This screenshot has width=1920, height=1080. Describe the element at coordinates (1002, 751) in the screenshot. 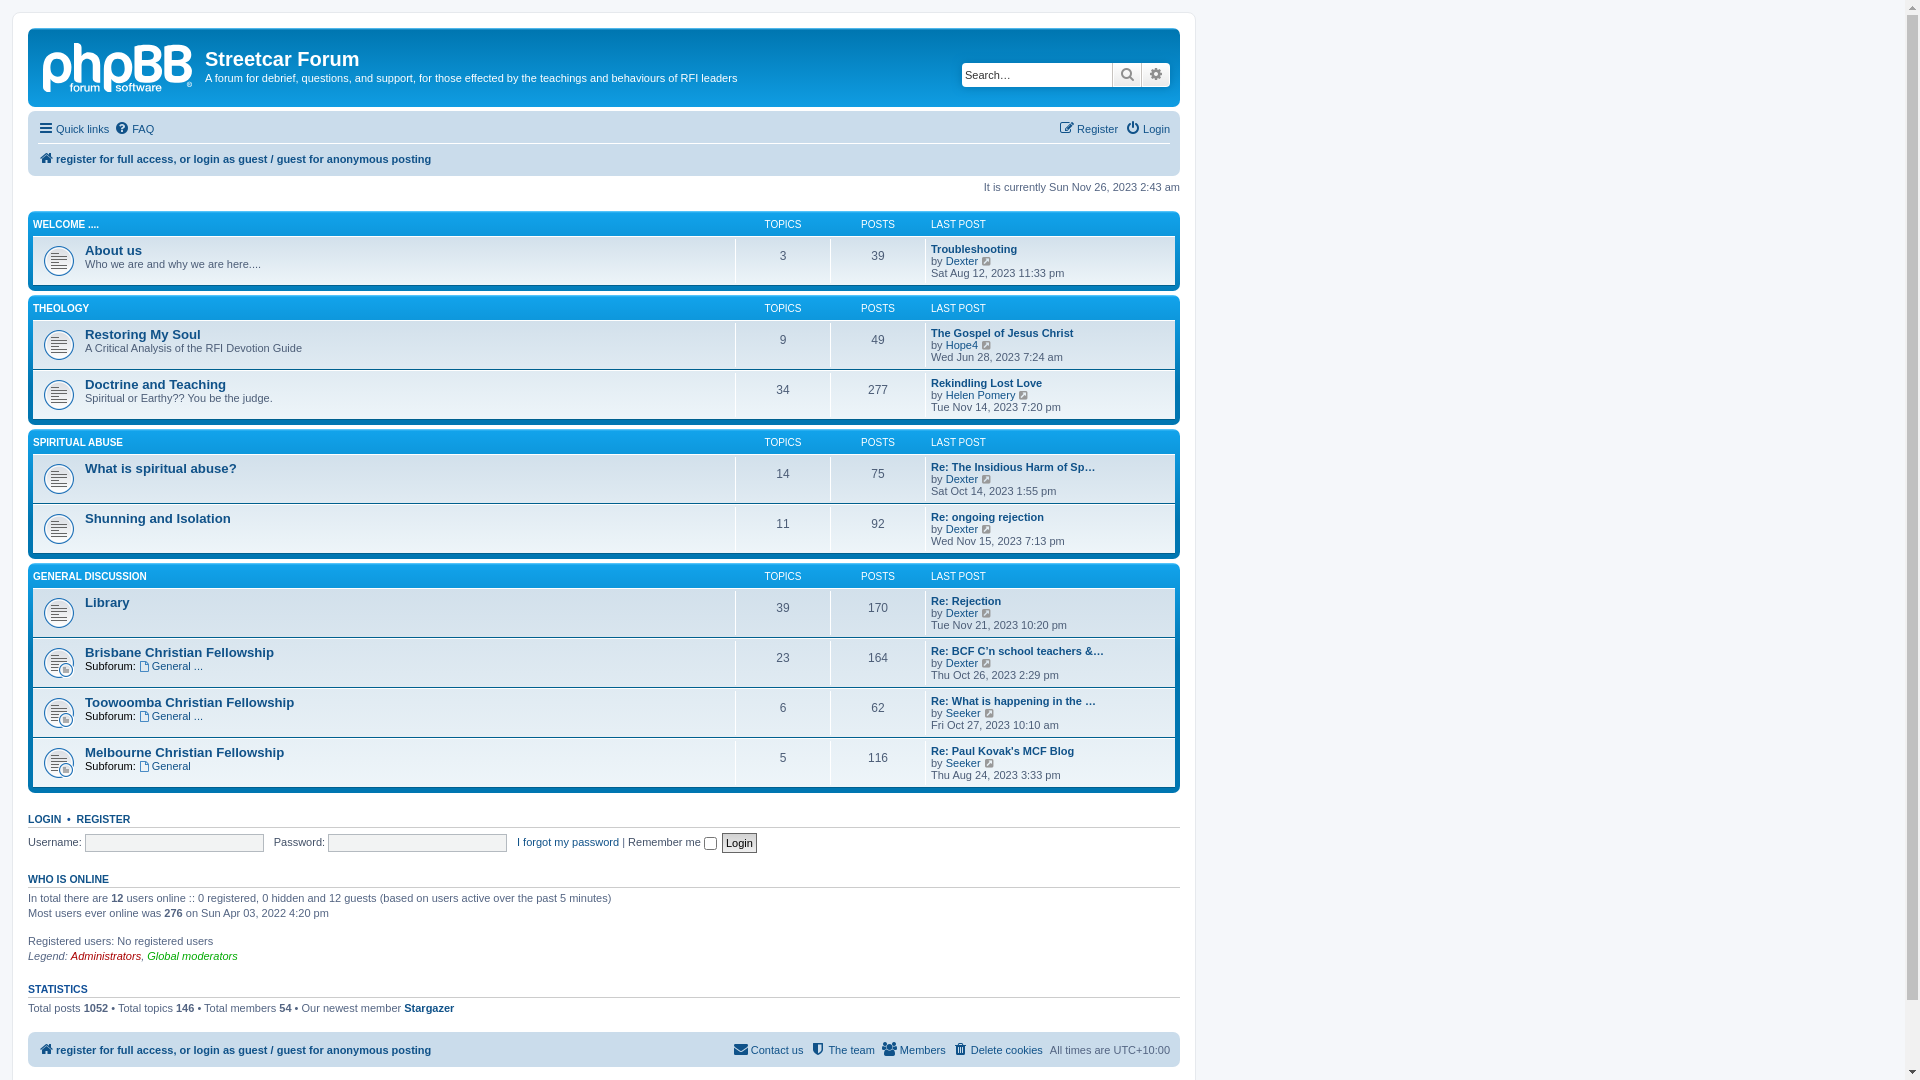

I see `'Re: Paul Kovak's MCF Blog'` at that location.